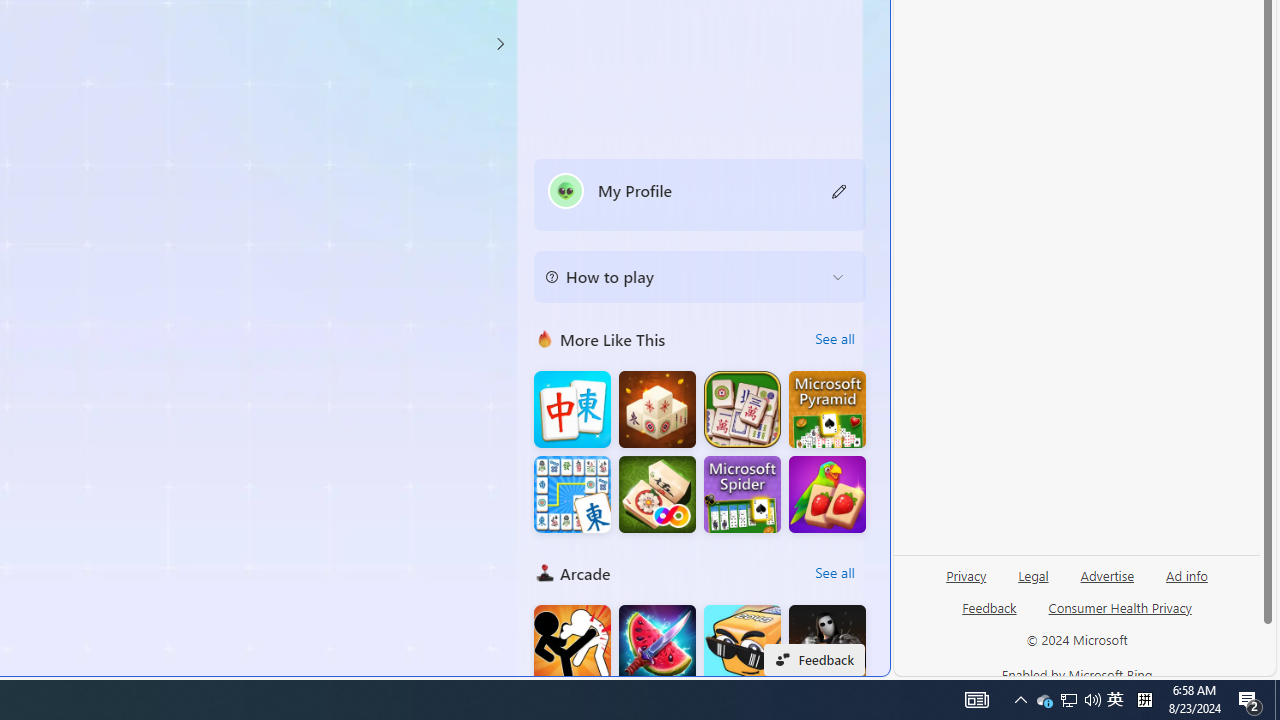 The width and height of the screenshot is (1280, 720). What do you see at coordinates (827, 643) in the screenshot?
I see `'Hunter Hitman'` at bounding box center [827, 643].